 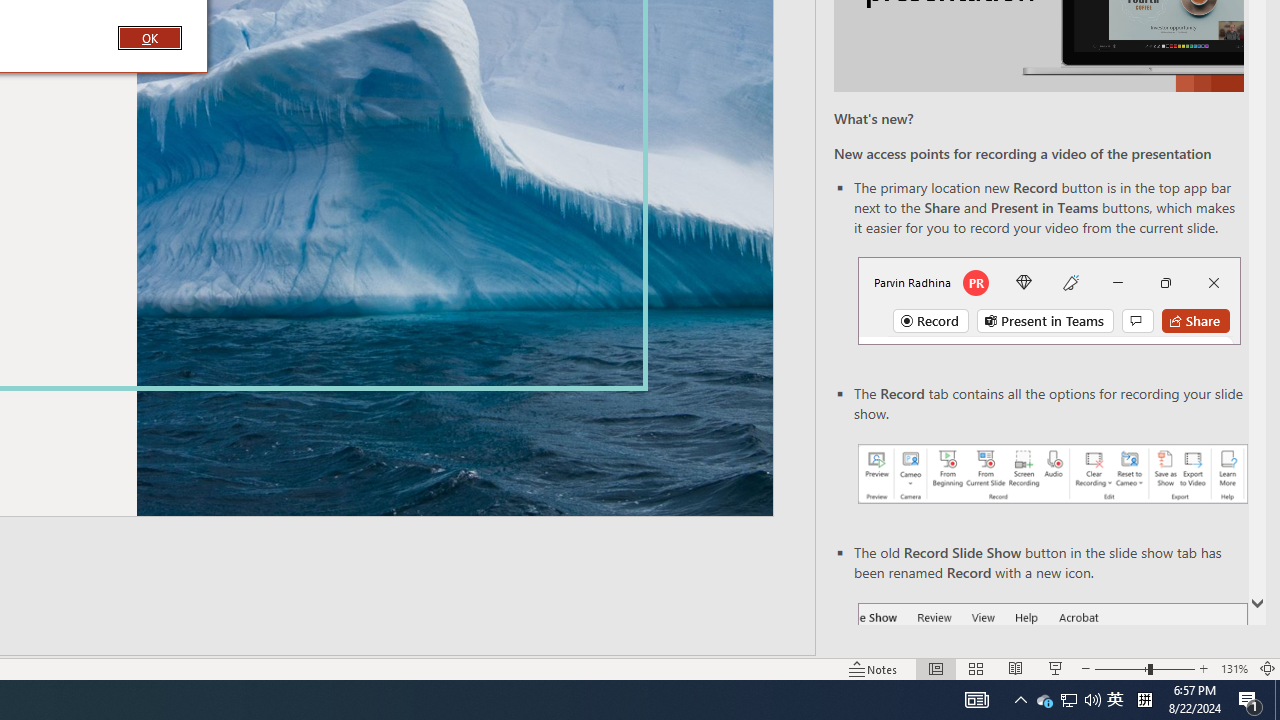 What do you see at coordinates (148, 37) in the screenshot?
I see `'OK'` at bounding box center [148, 37].